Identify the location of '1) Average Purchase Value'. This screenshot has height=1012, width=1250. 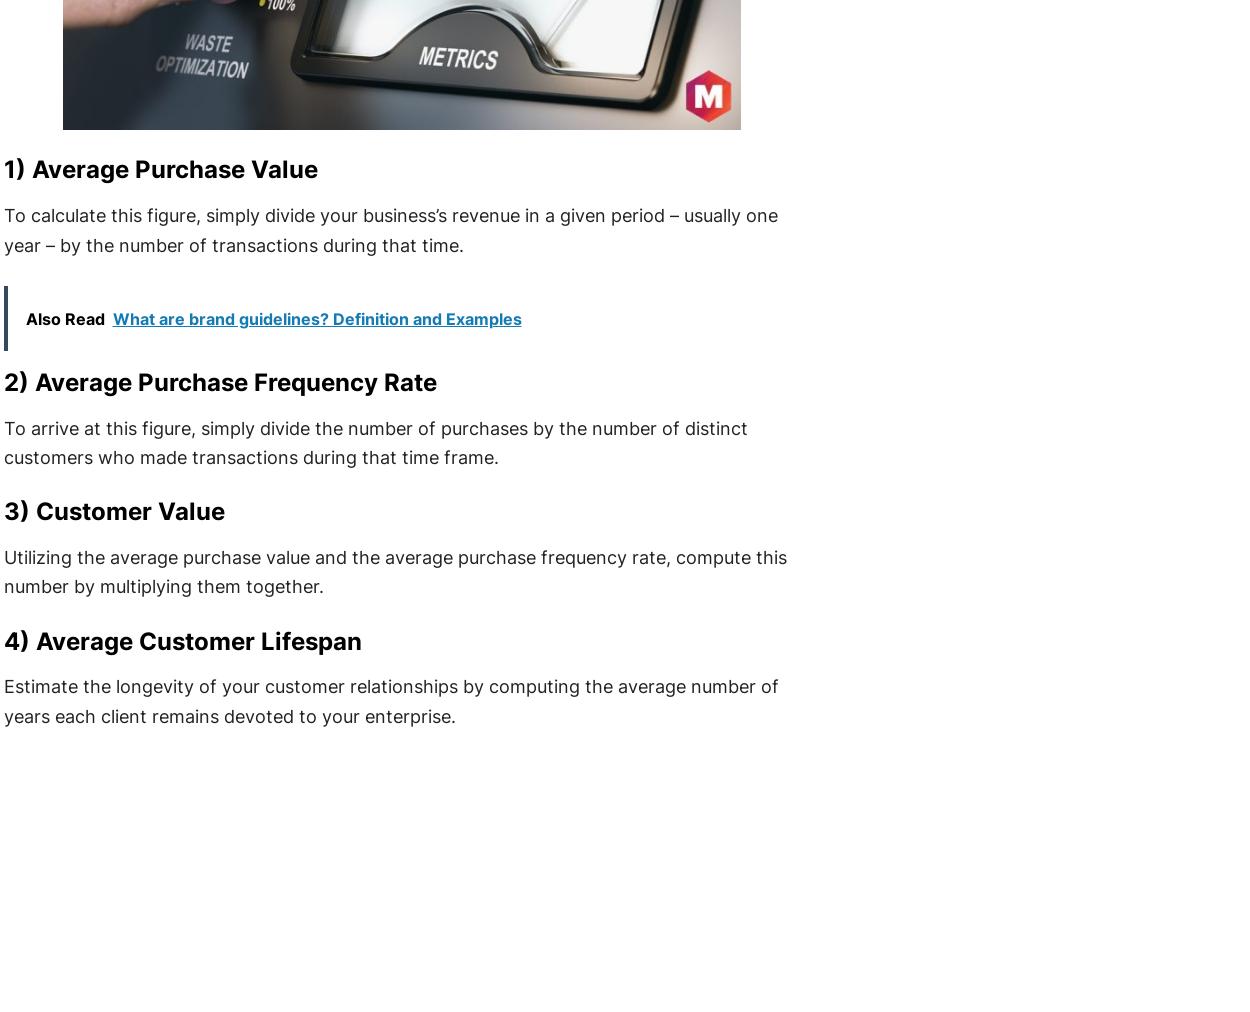
(2, 169).